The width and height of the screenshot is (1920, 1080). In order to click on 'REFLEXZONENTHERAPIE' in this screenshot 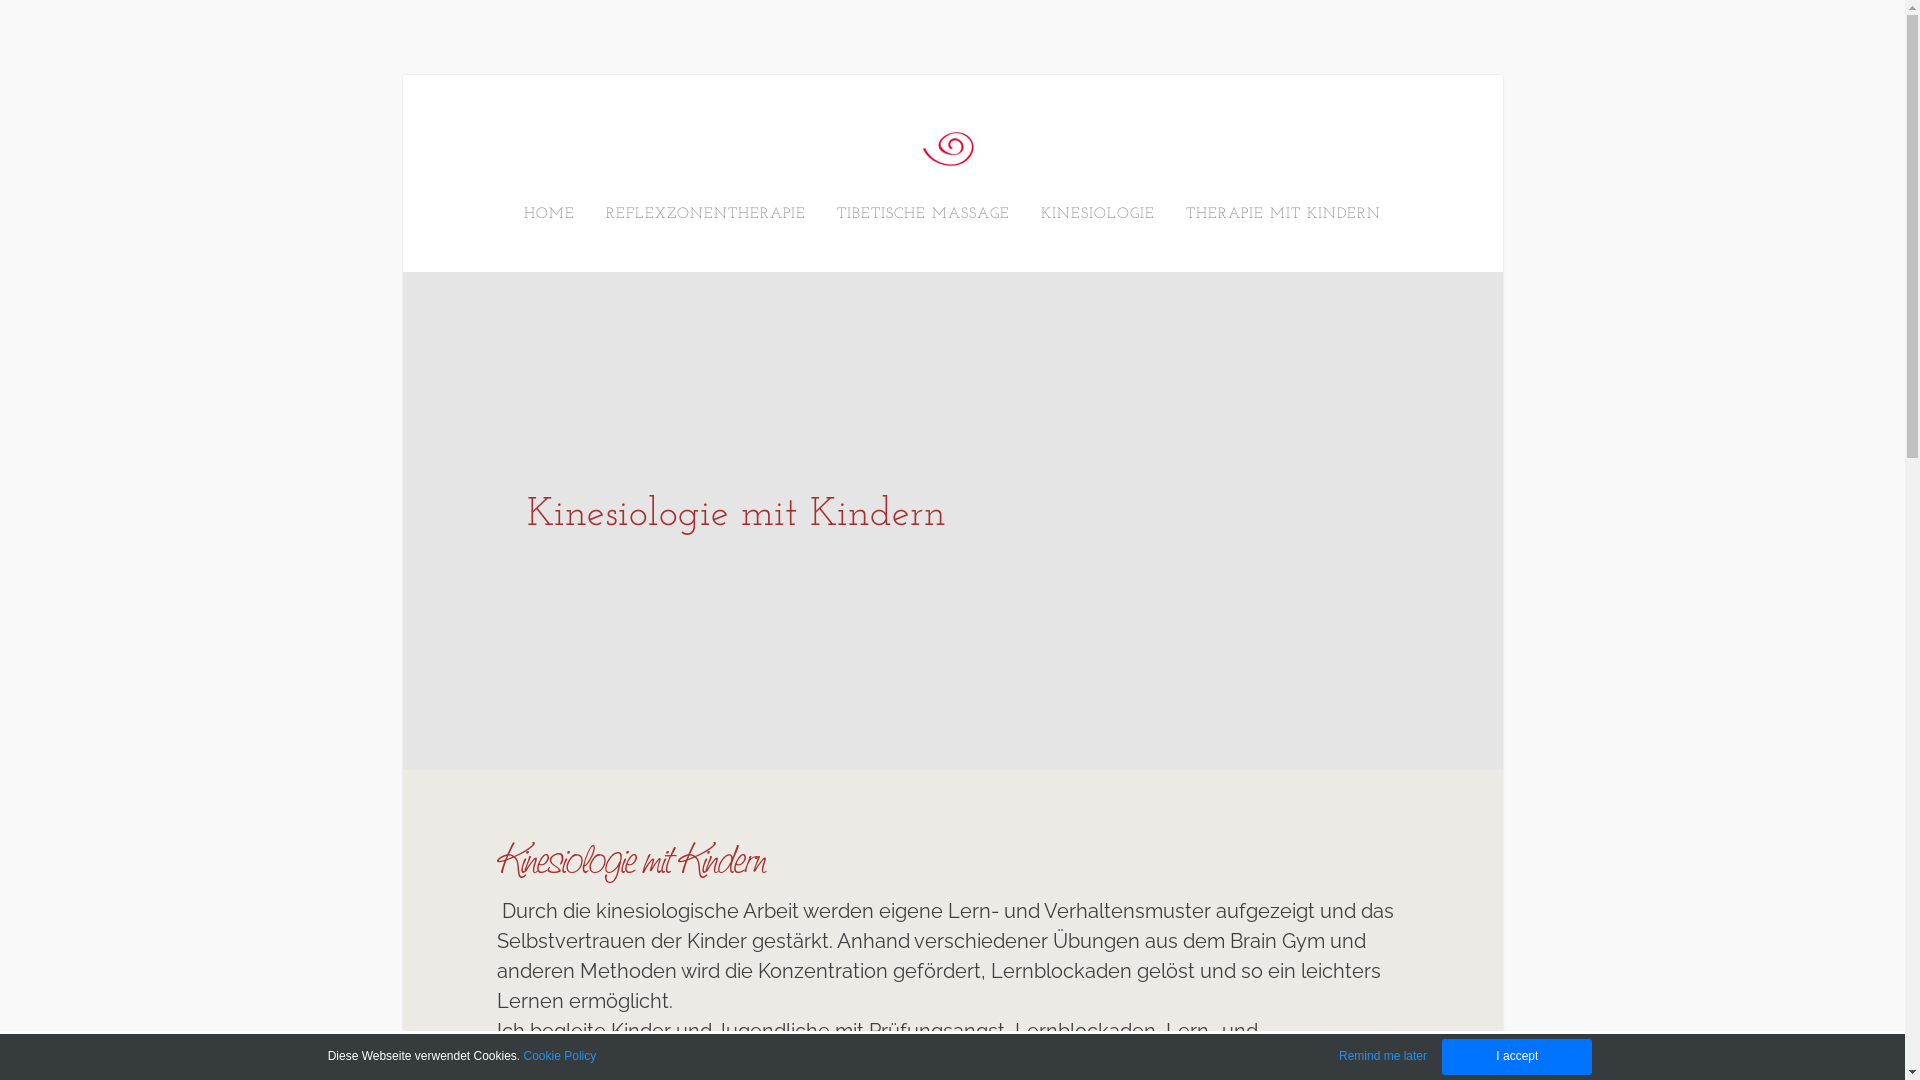, I will do `click(705, 214)`.